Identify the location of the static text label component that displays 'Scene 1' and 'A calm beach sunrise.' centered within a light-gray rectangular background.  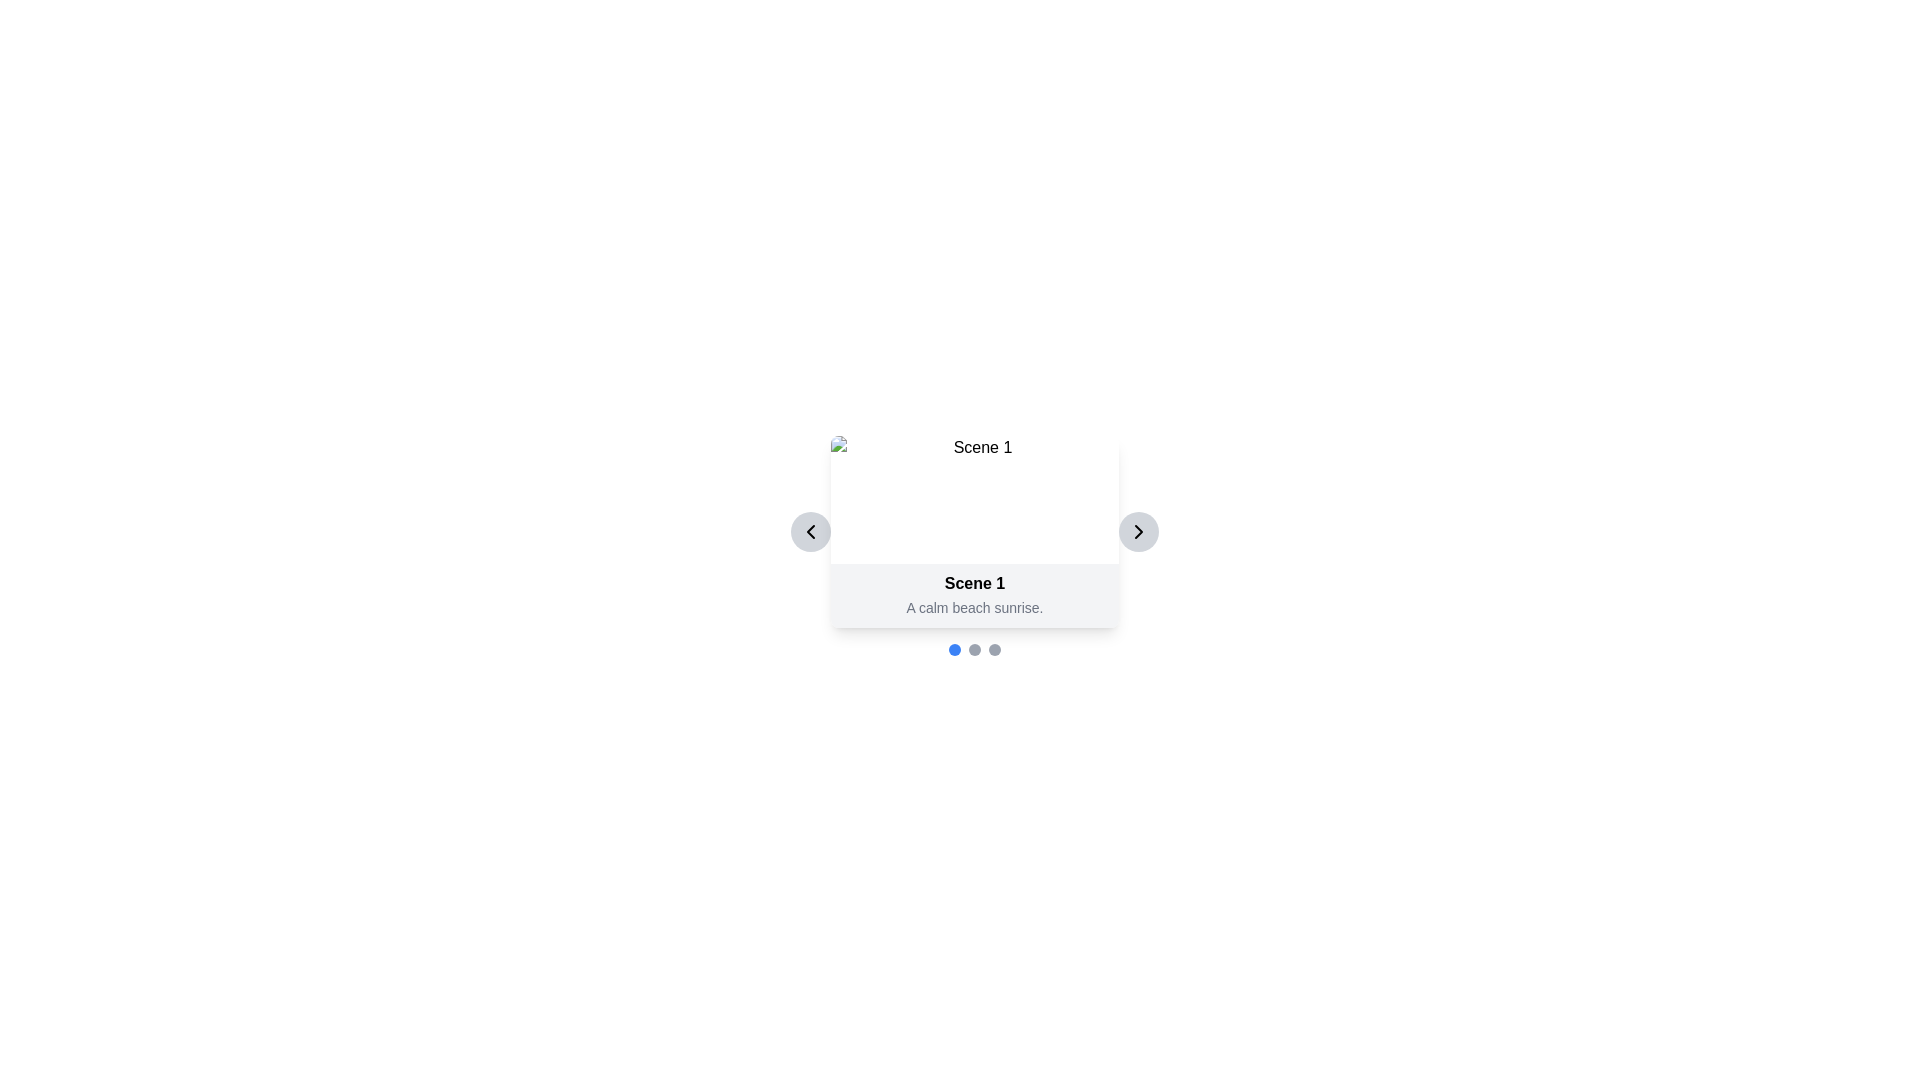
(974, 595).